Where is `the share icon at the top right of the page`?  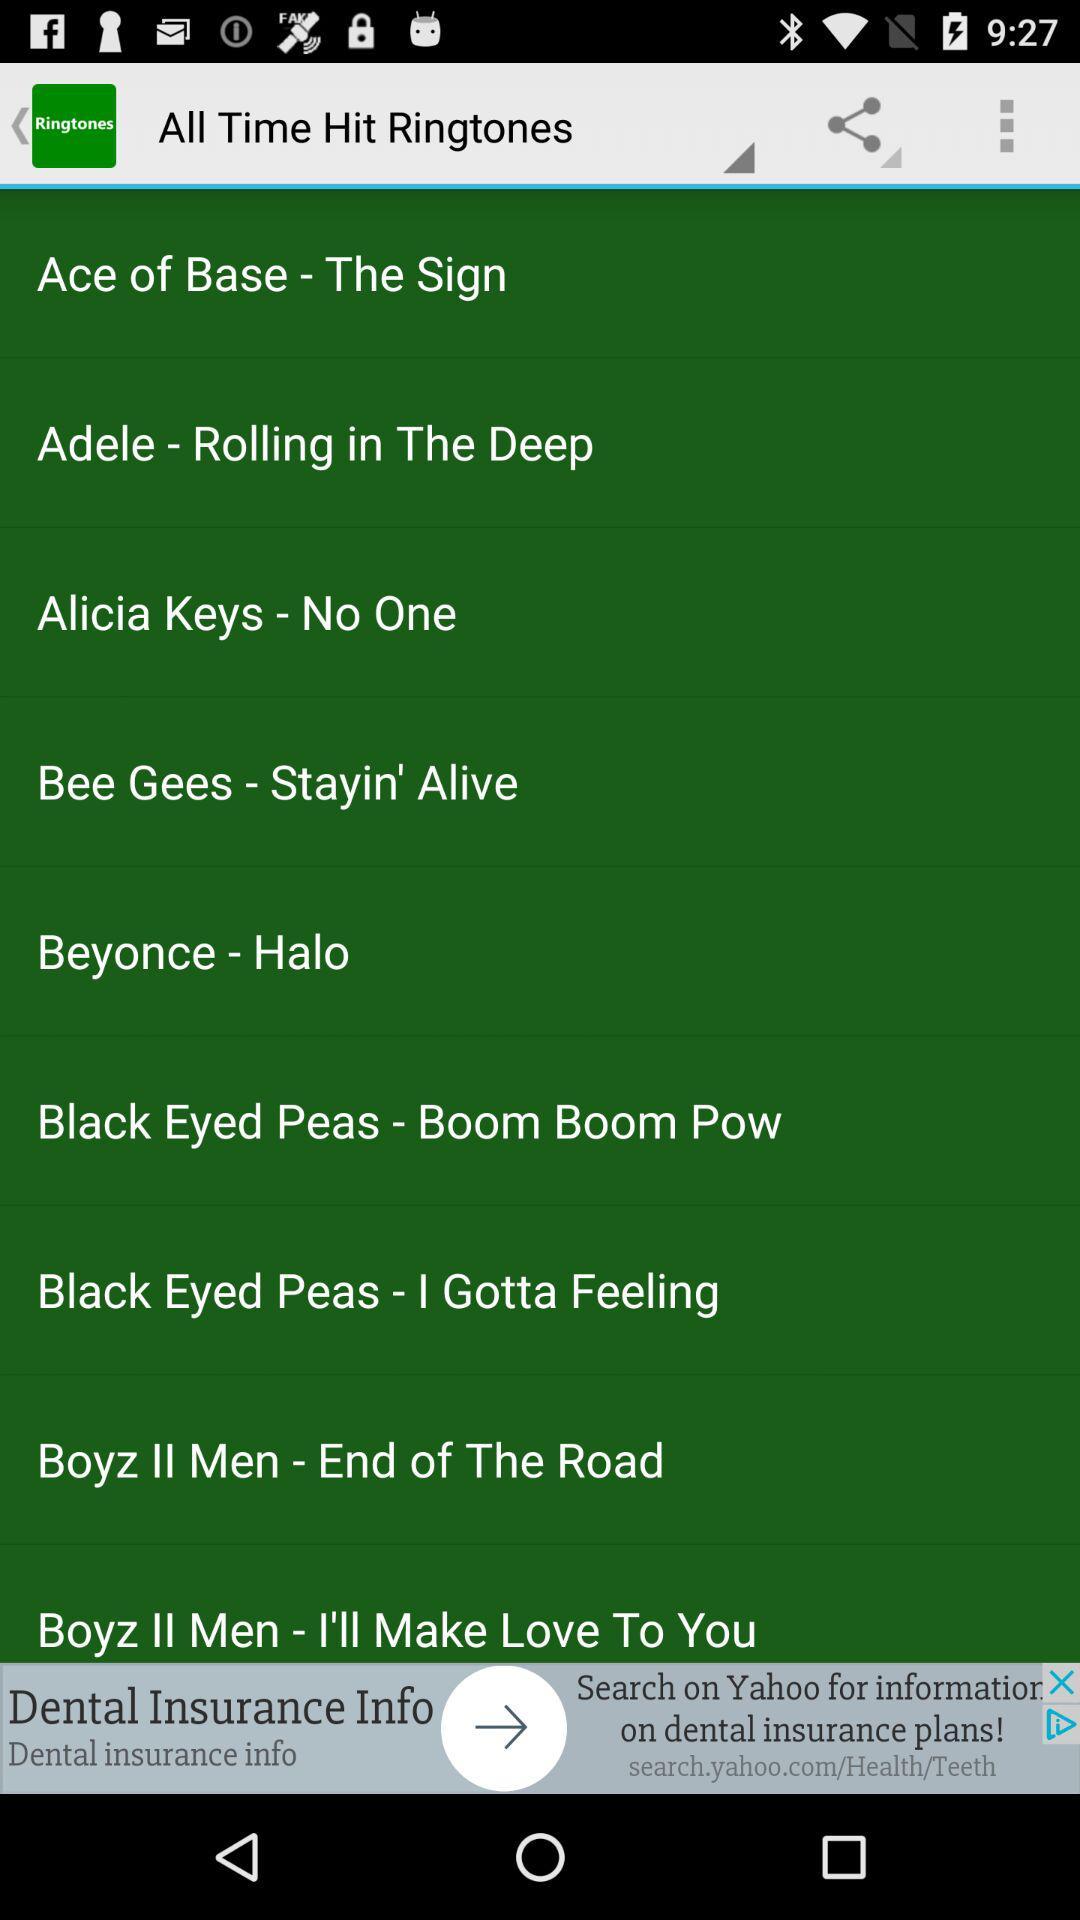 the share icon at the top right of the page is located at coordinates (858, 124).